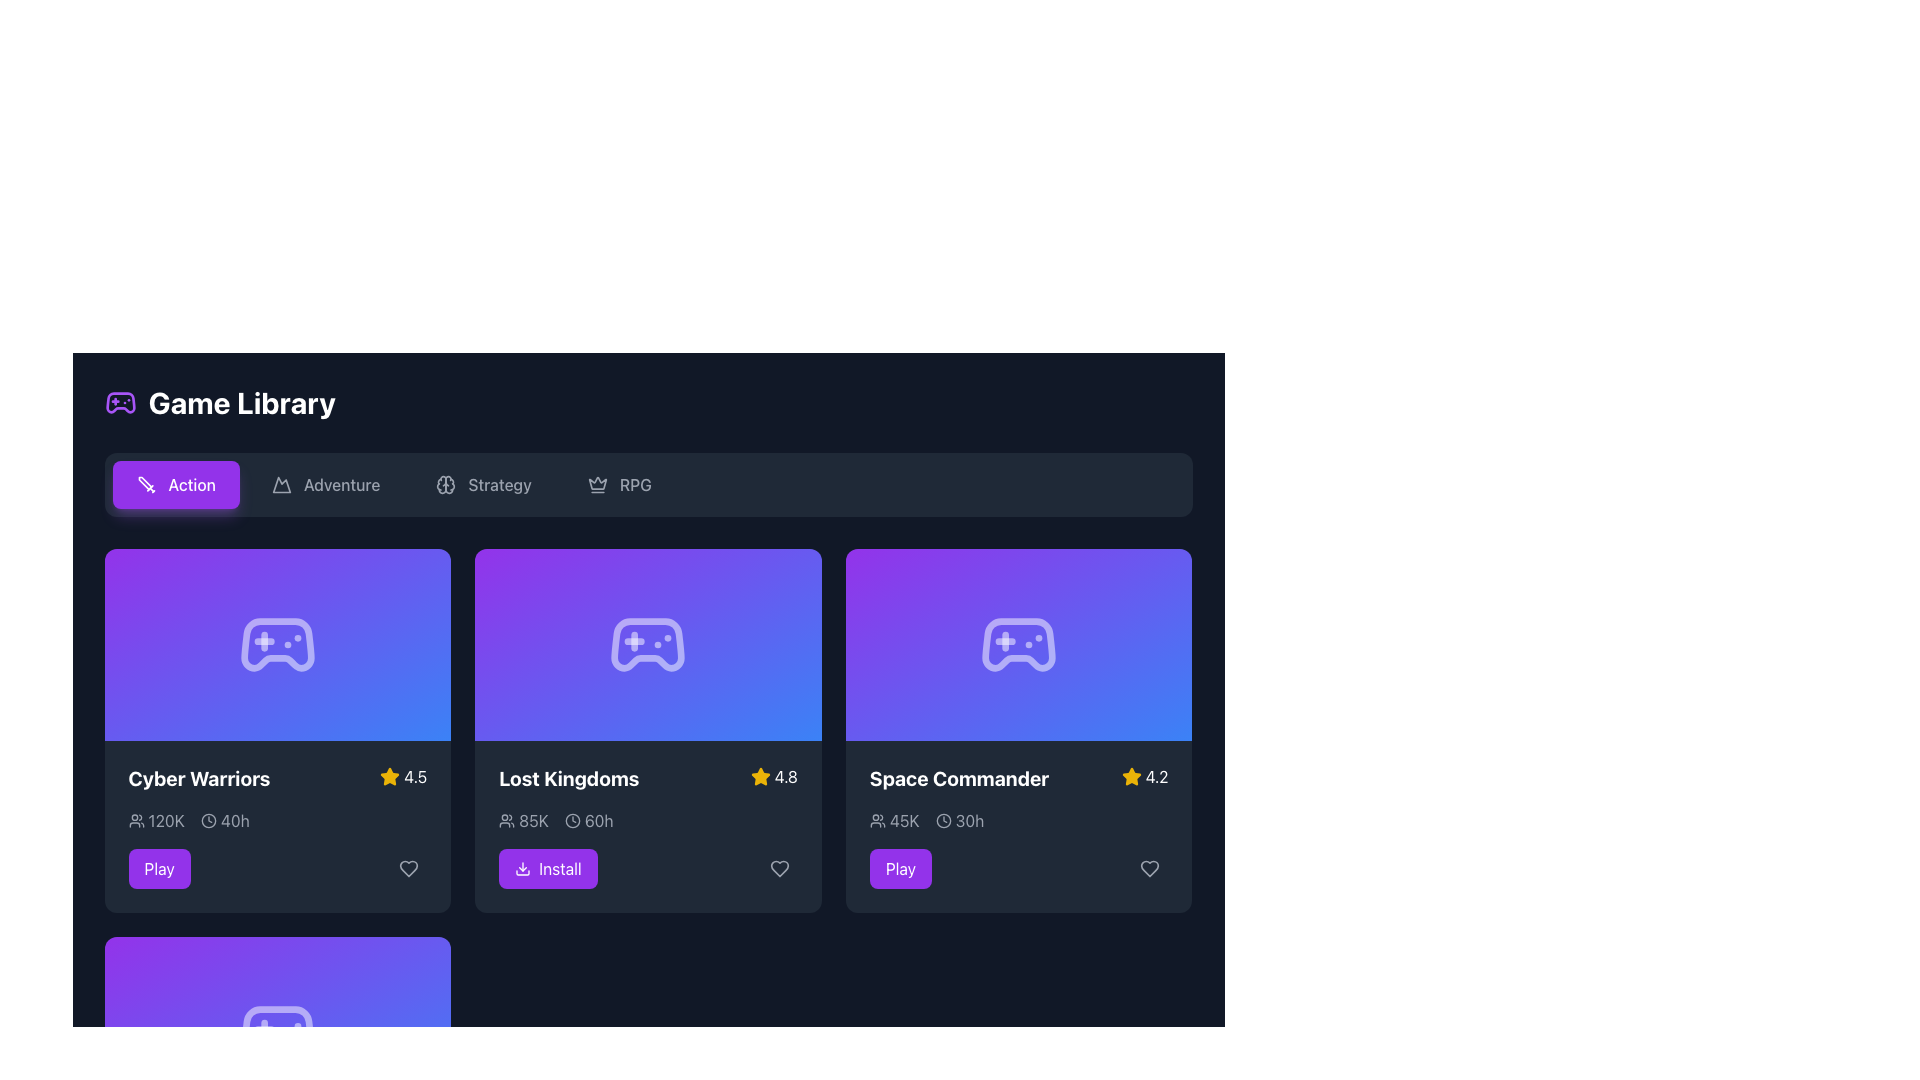 This screenshot has height=1080, width=1920. I want to click on the 'Adventure' filter button, which is the second option in the row of category selectors located between the 'Action' and 'Strategy' buttons, to apply the filter, so click(326, 485).